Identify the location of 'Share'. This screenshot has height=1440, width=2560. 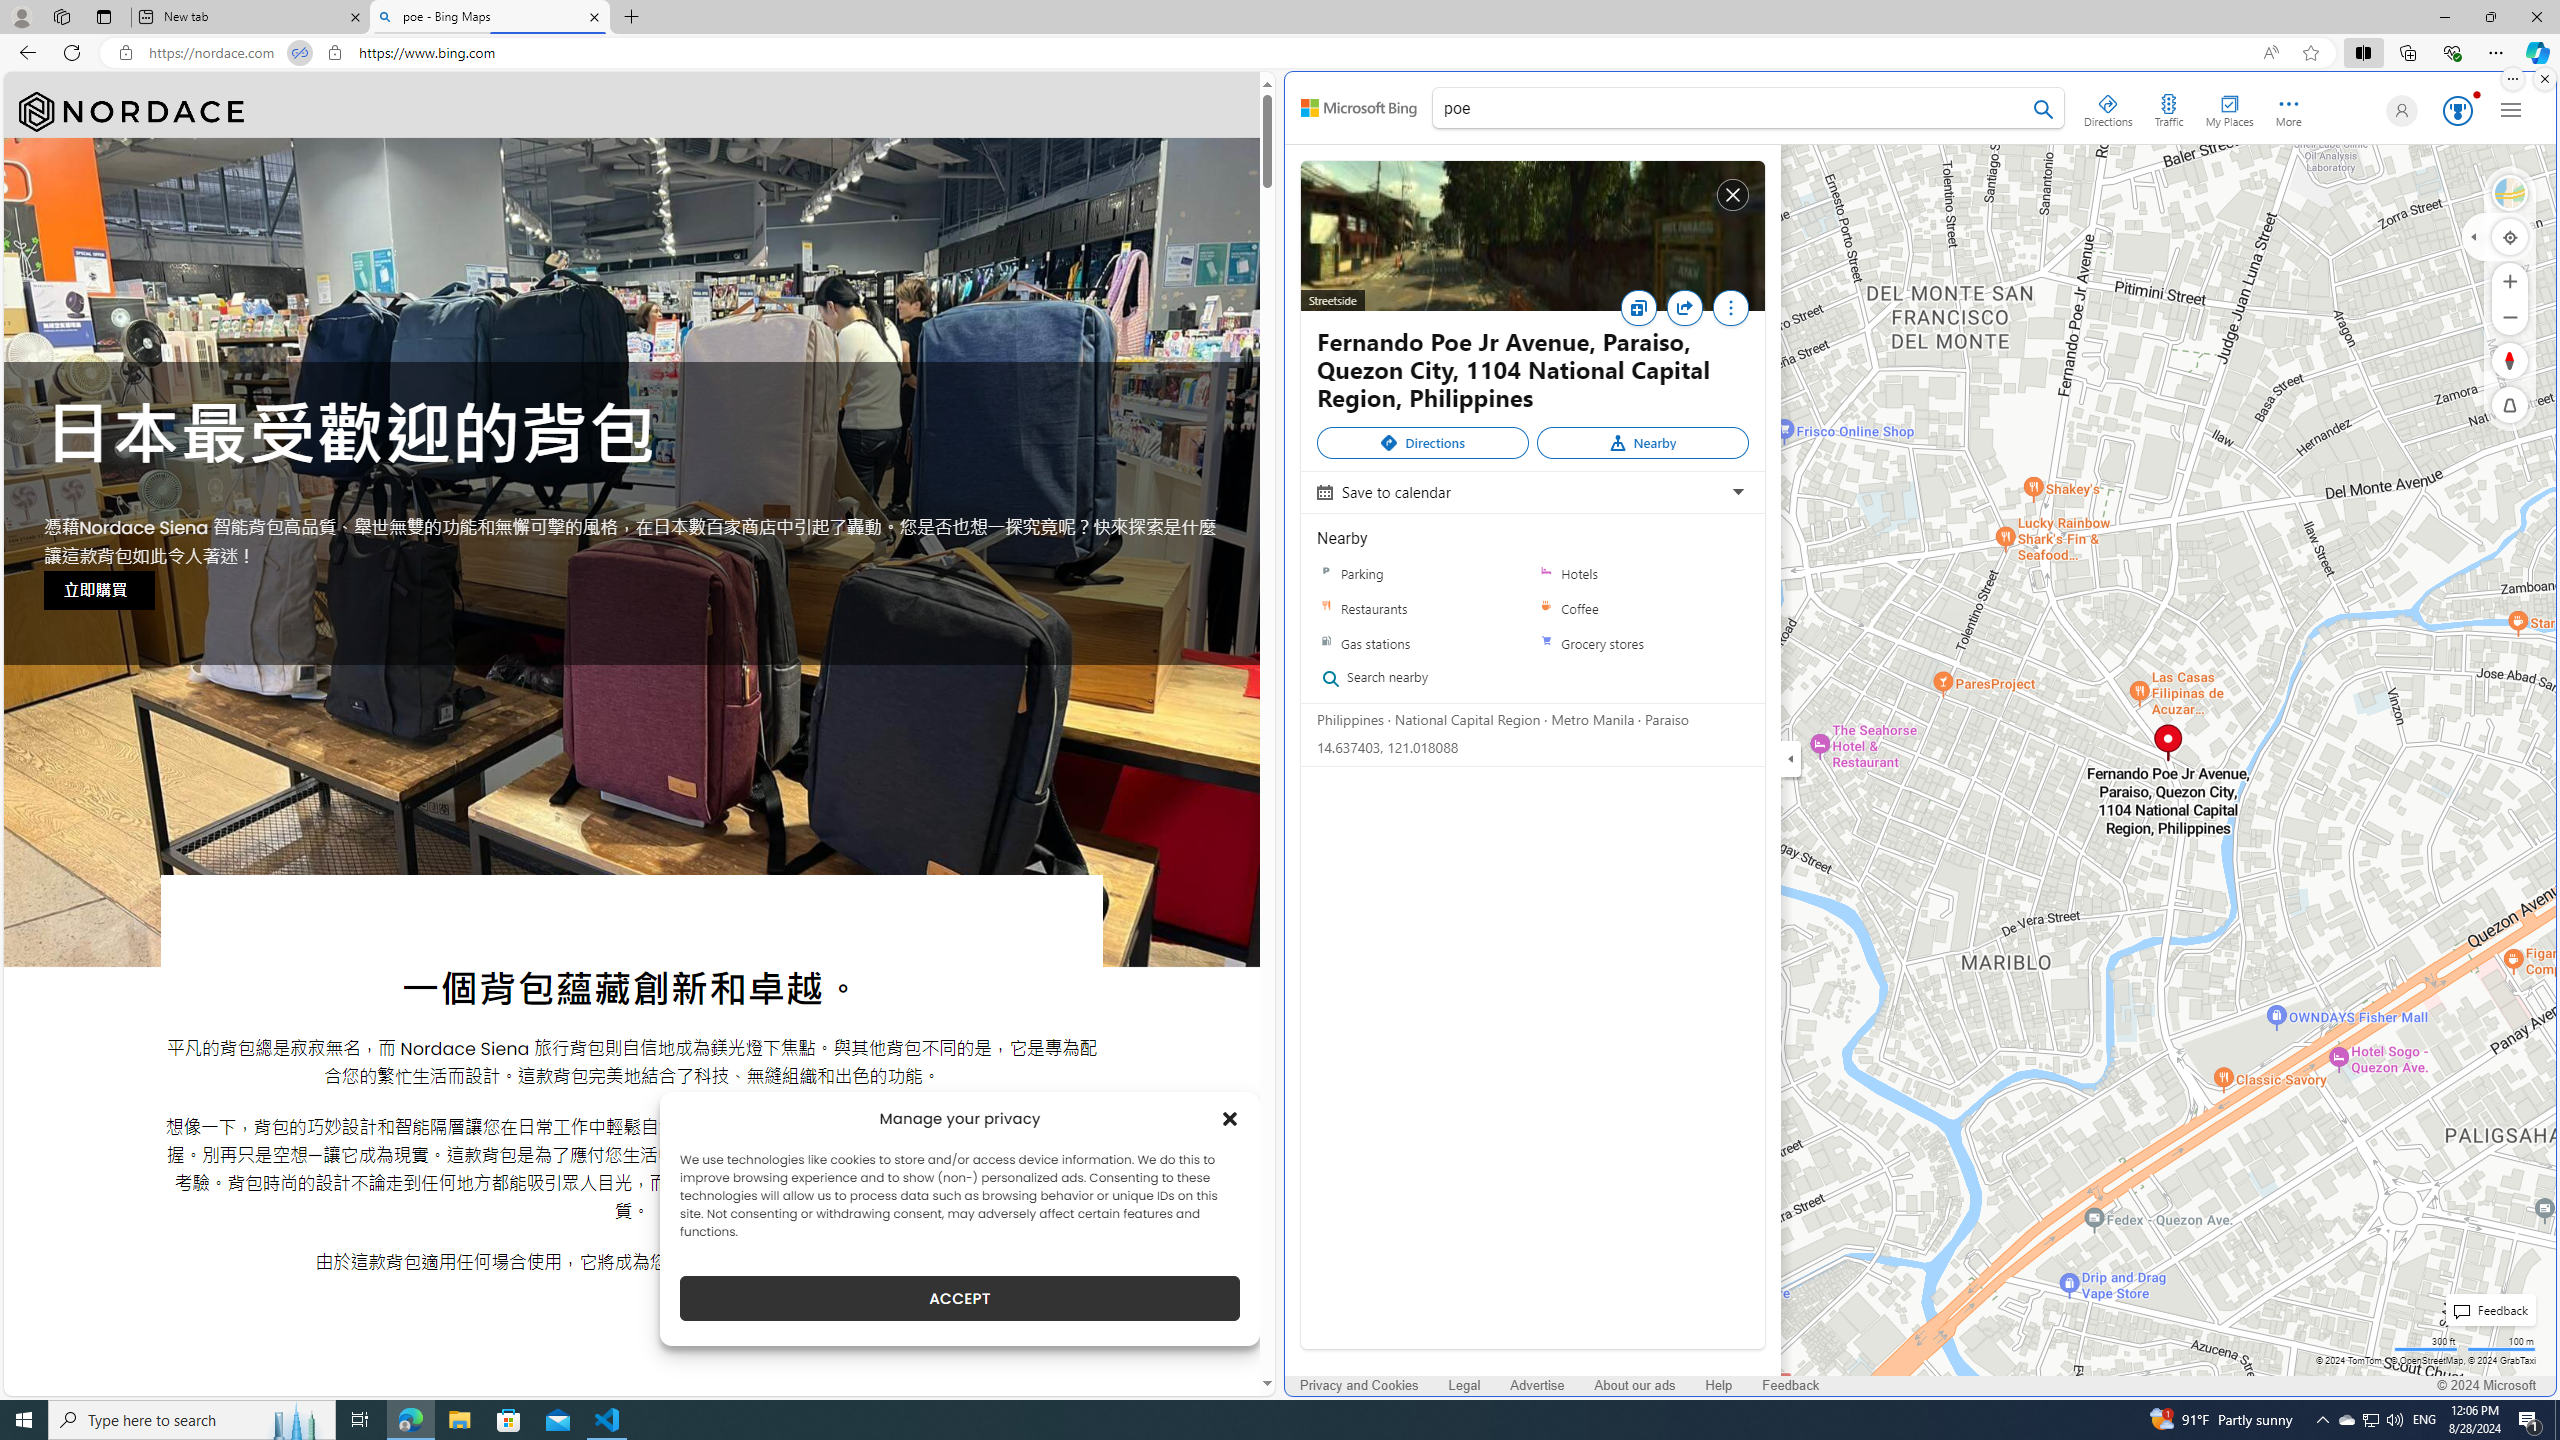
(1683, 306).